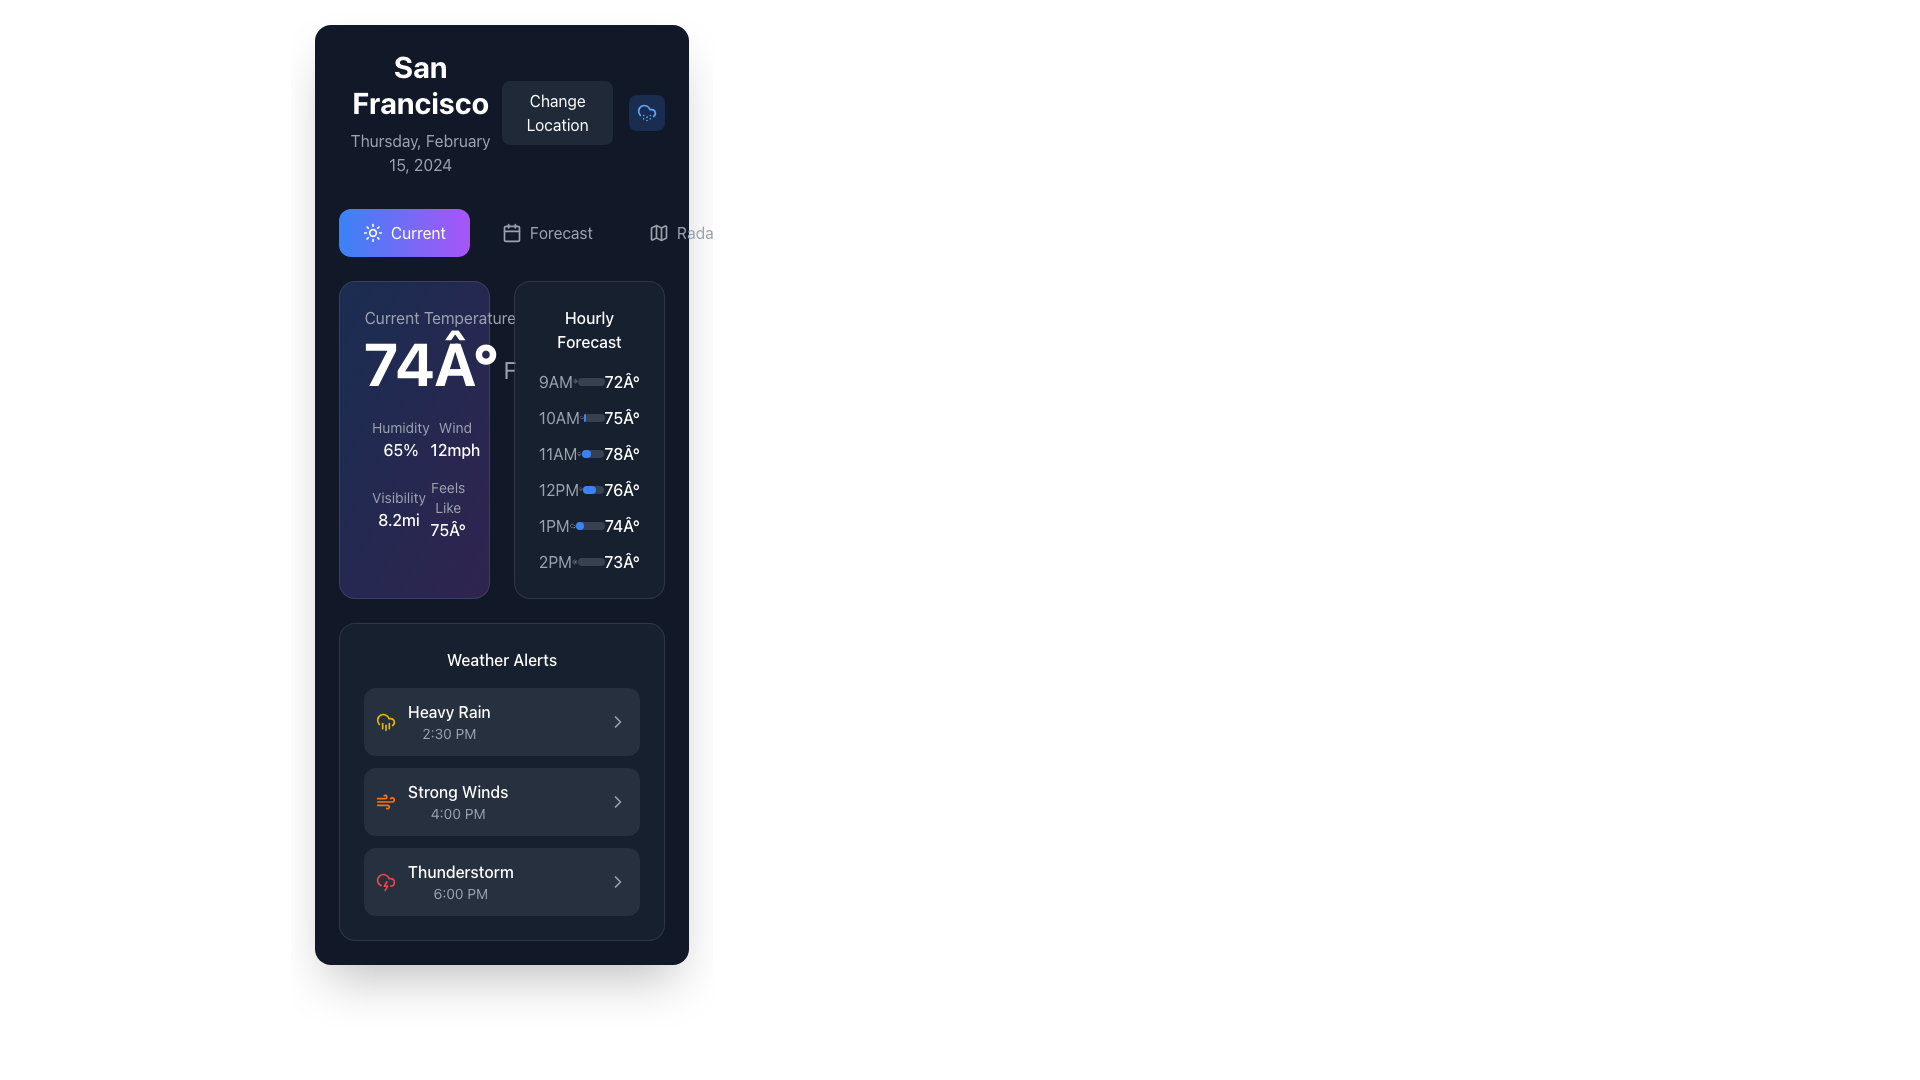  I want to click on the progress bar indicating the '10AM' hourly forecast, located to the right of the '10AM' text and cloud icon, and to the left of the temperature reading '75°', so click(593, 416).